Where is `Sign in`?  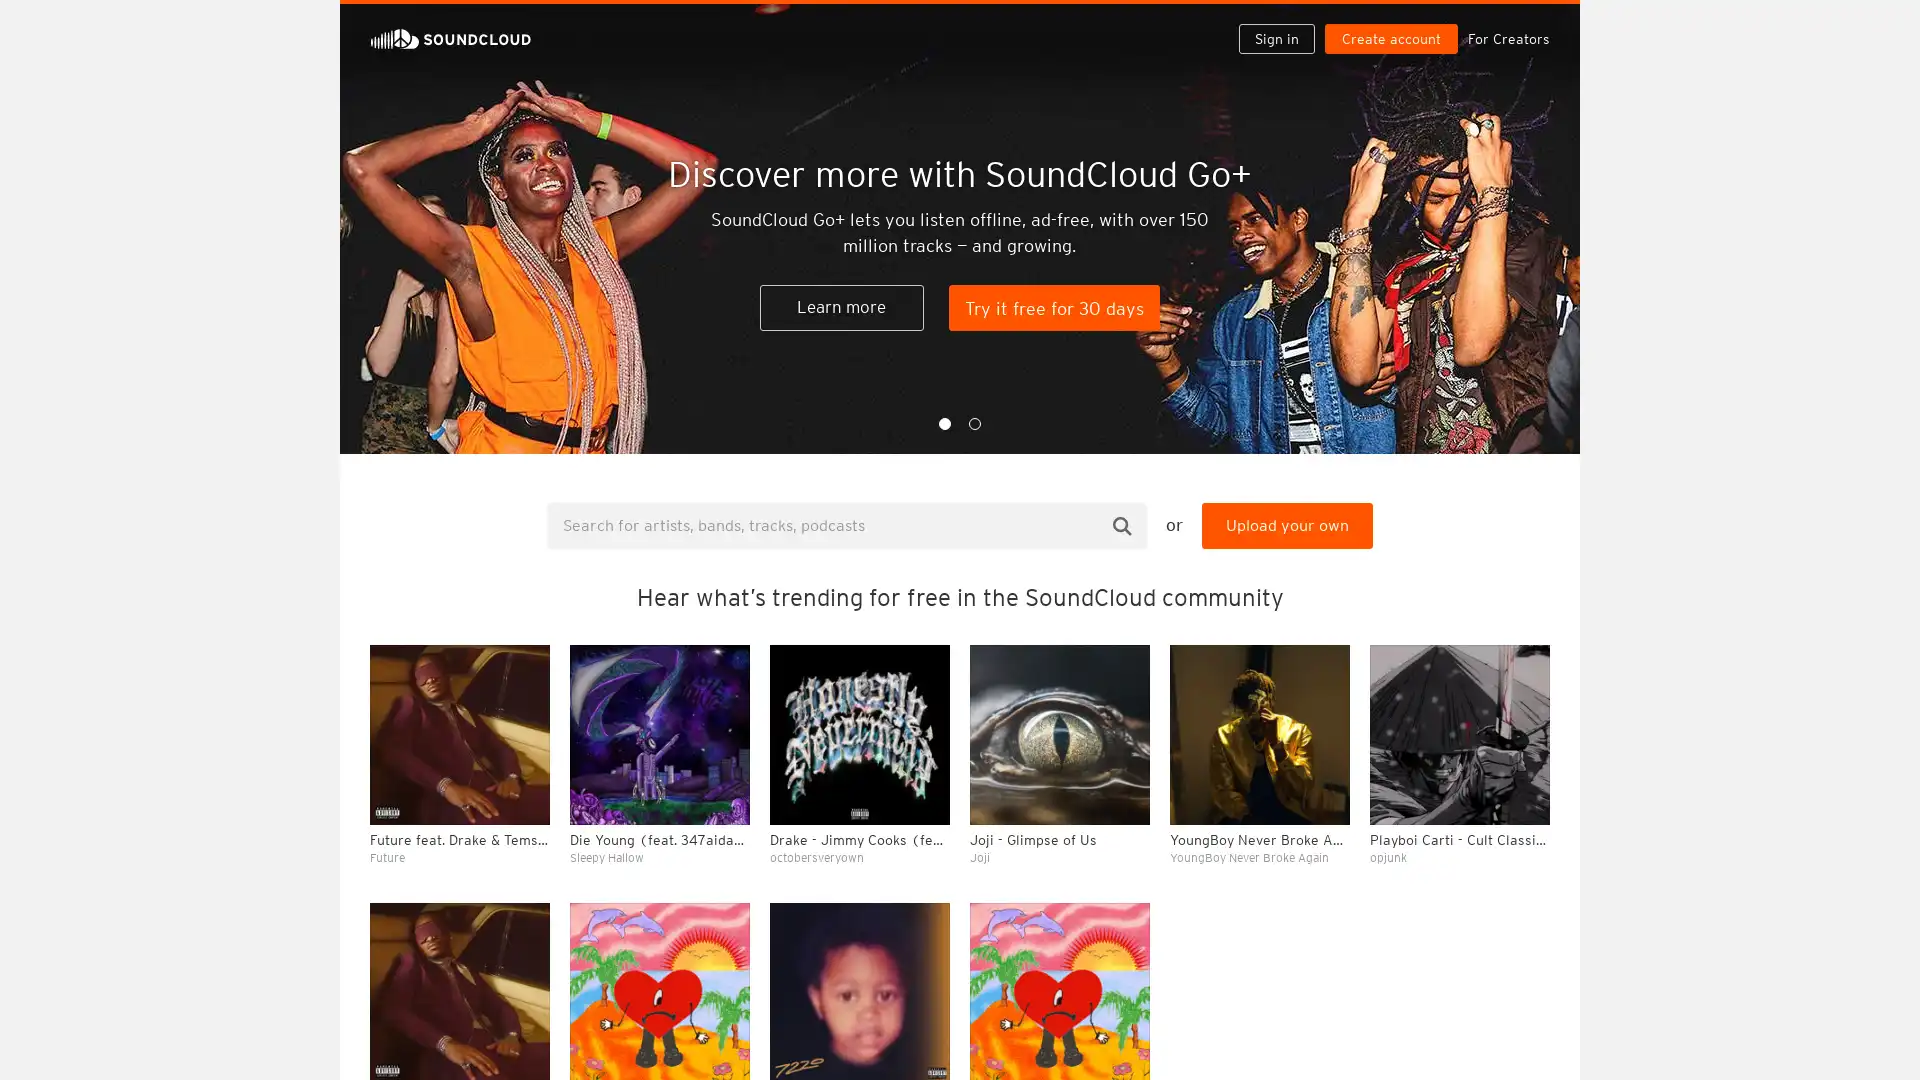
Sign in is located at coordinates (1275, 38).